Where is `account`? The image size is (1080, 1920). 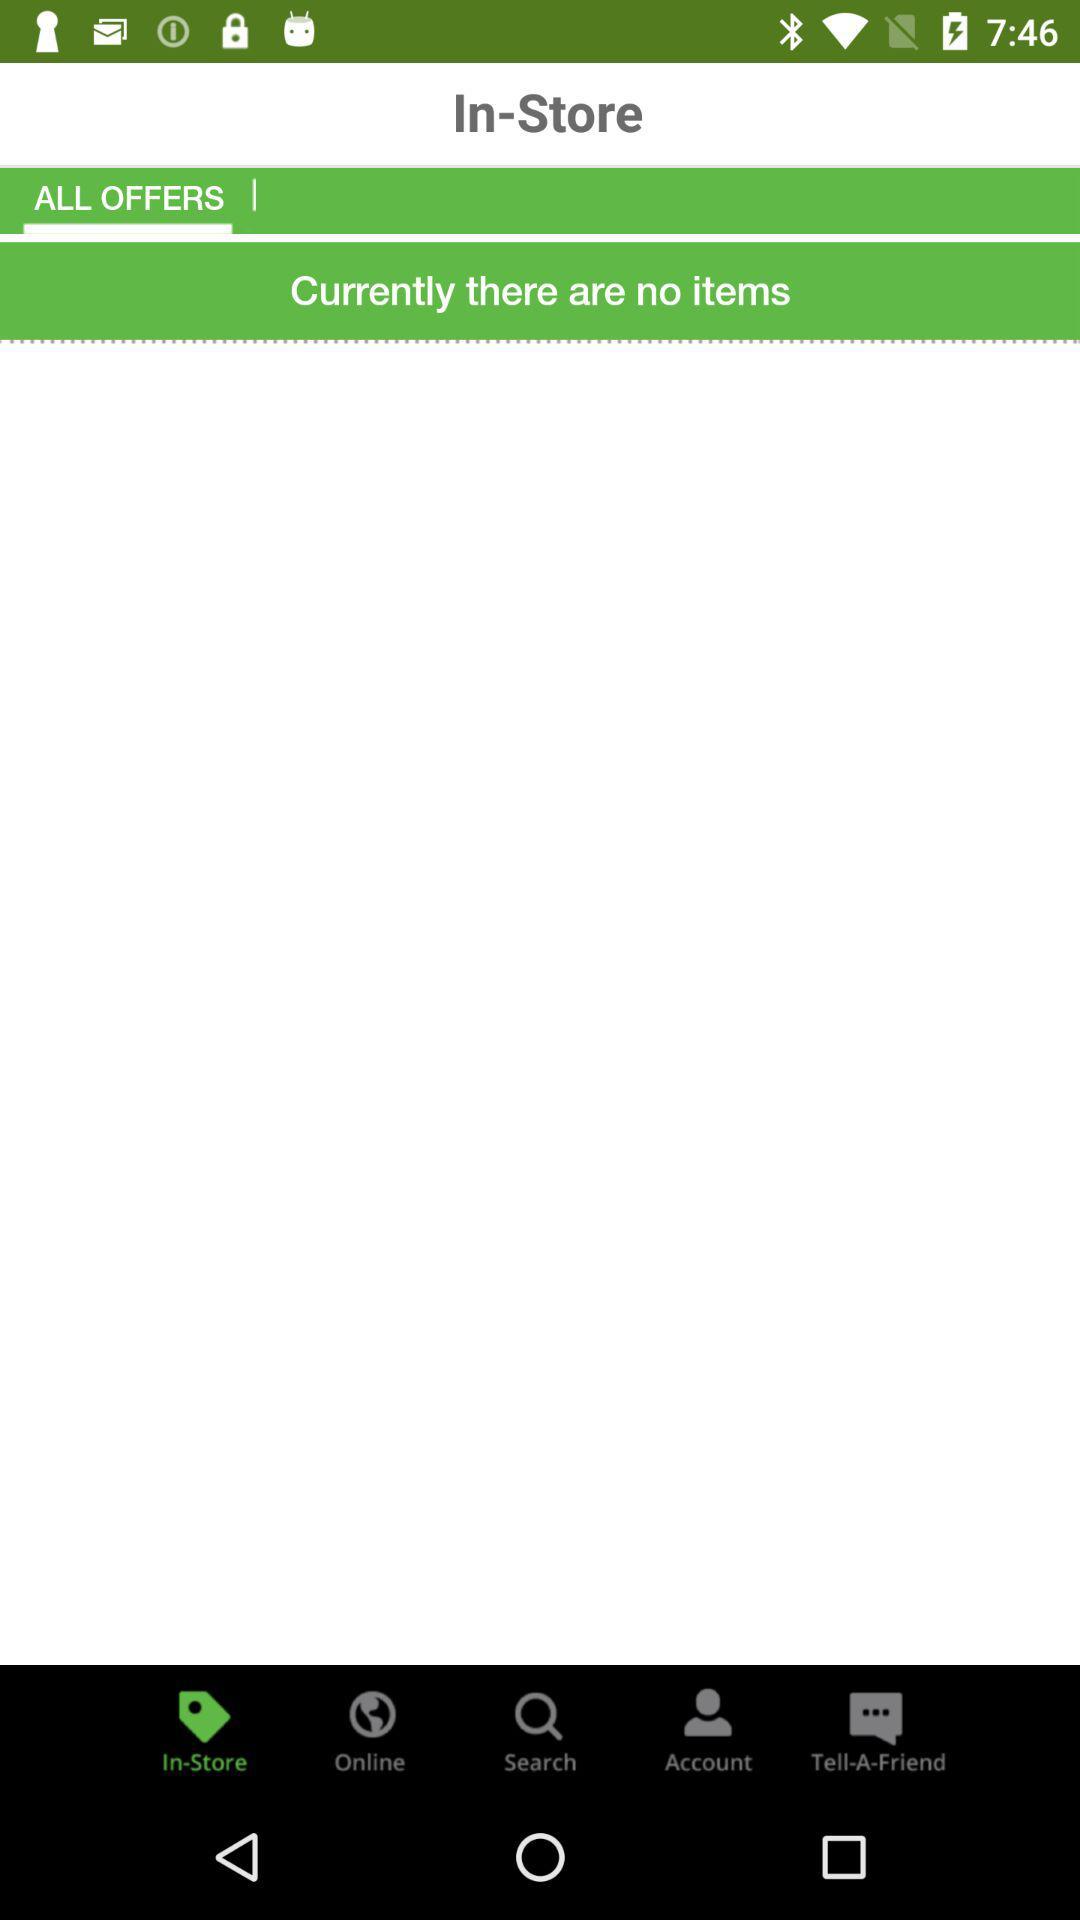
account is located at coordinates (707, 1728).